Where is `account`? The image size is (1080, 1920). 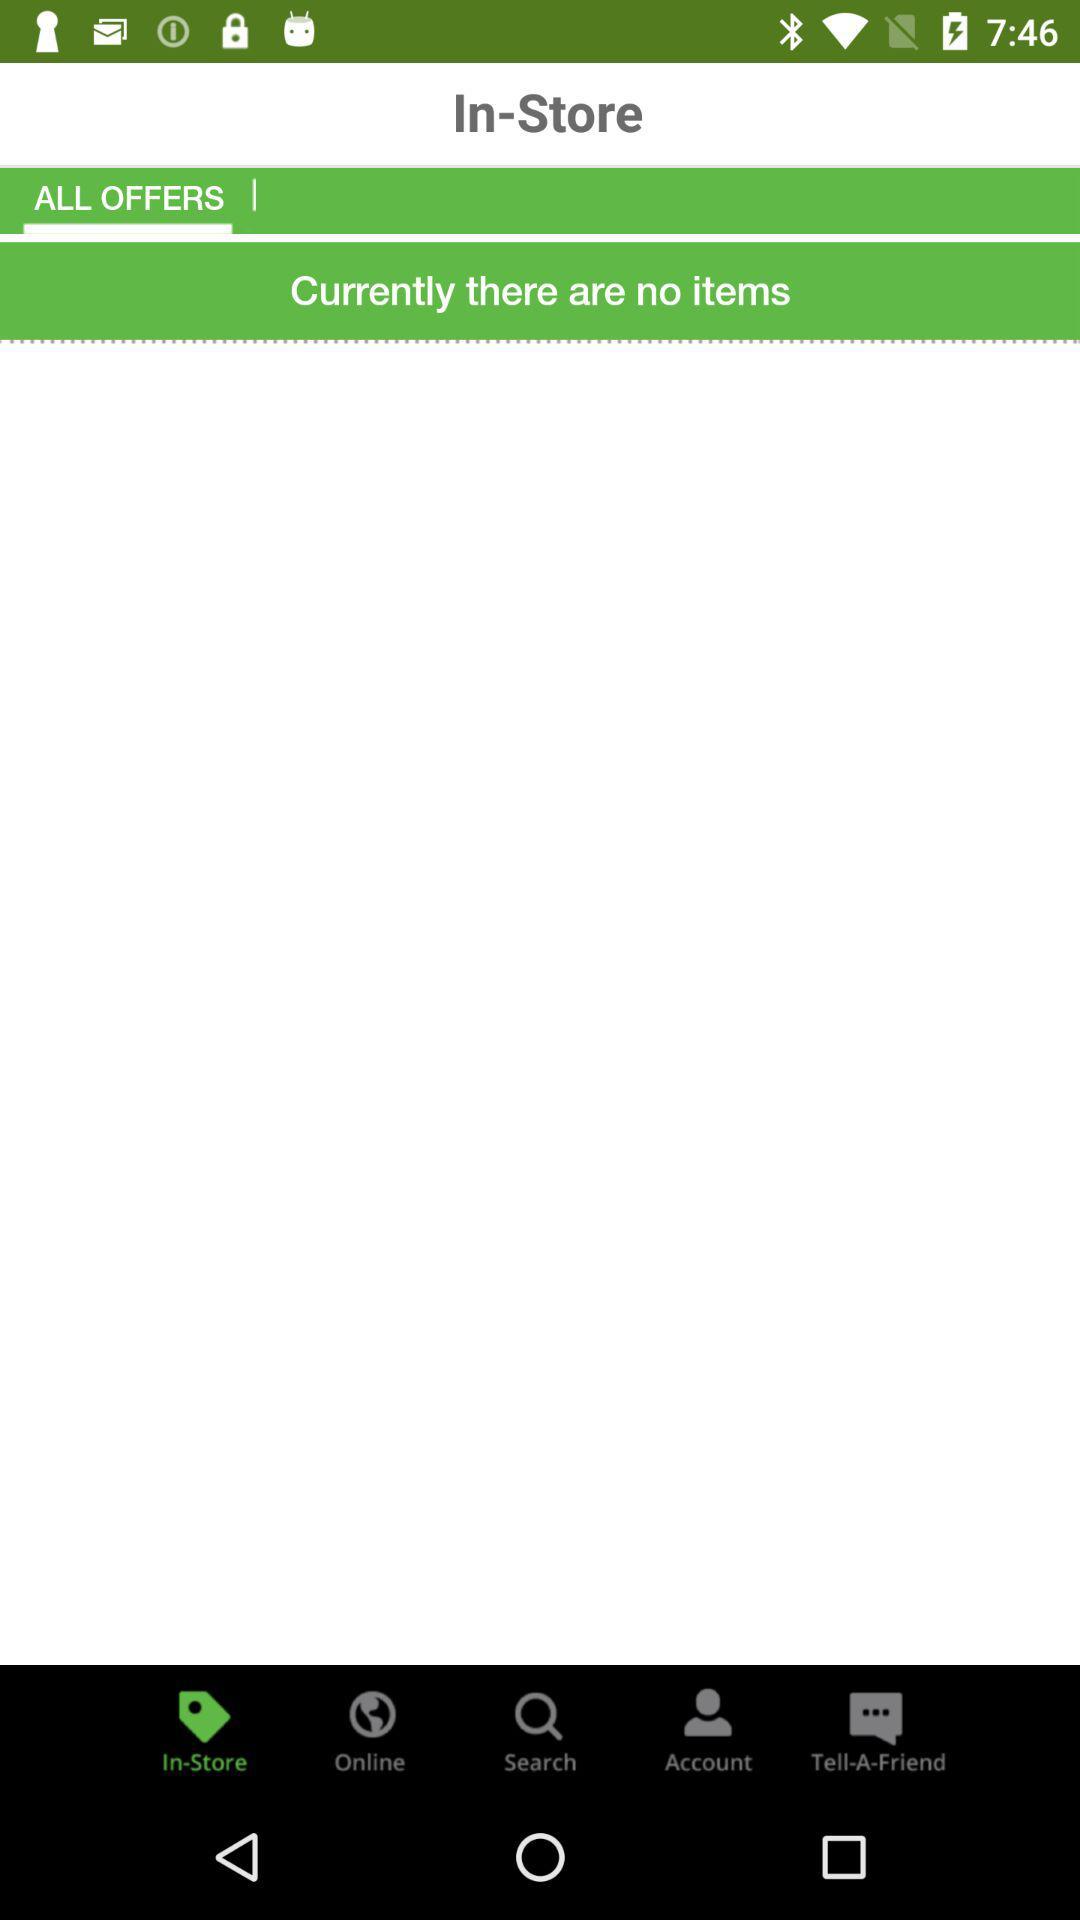
account is located at coordinates (707, 1728).